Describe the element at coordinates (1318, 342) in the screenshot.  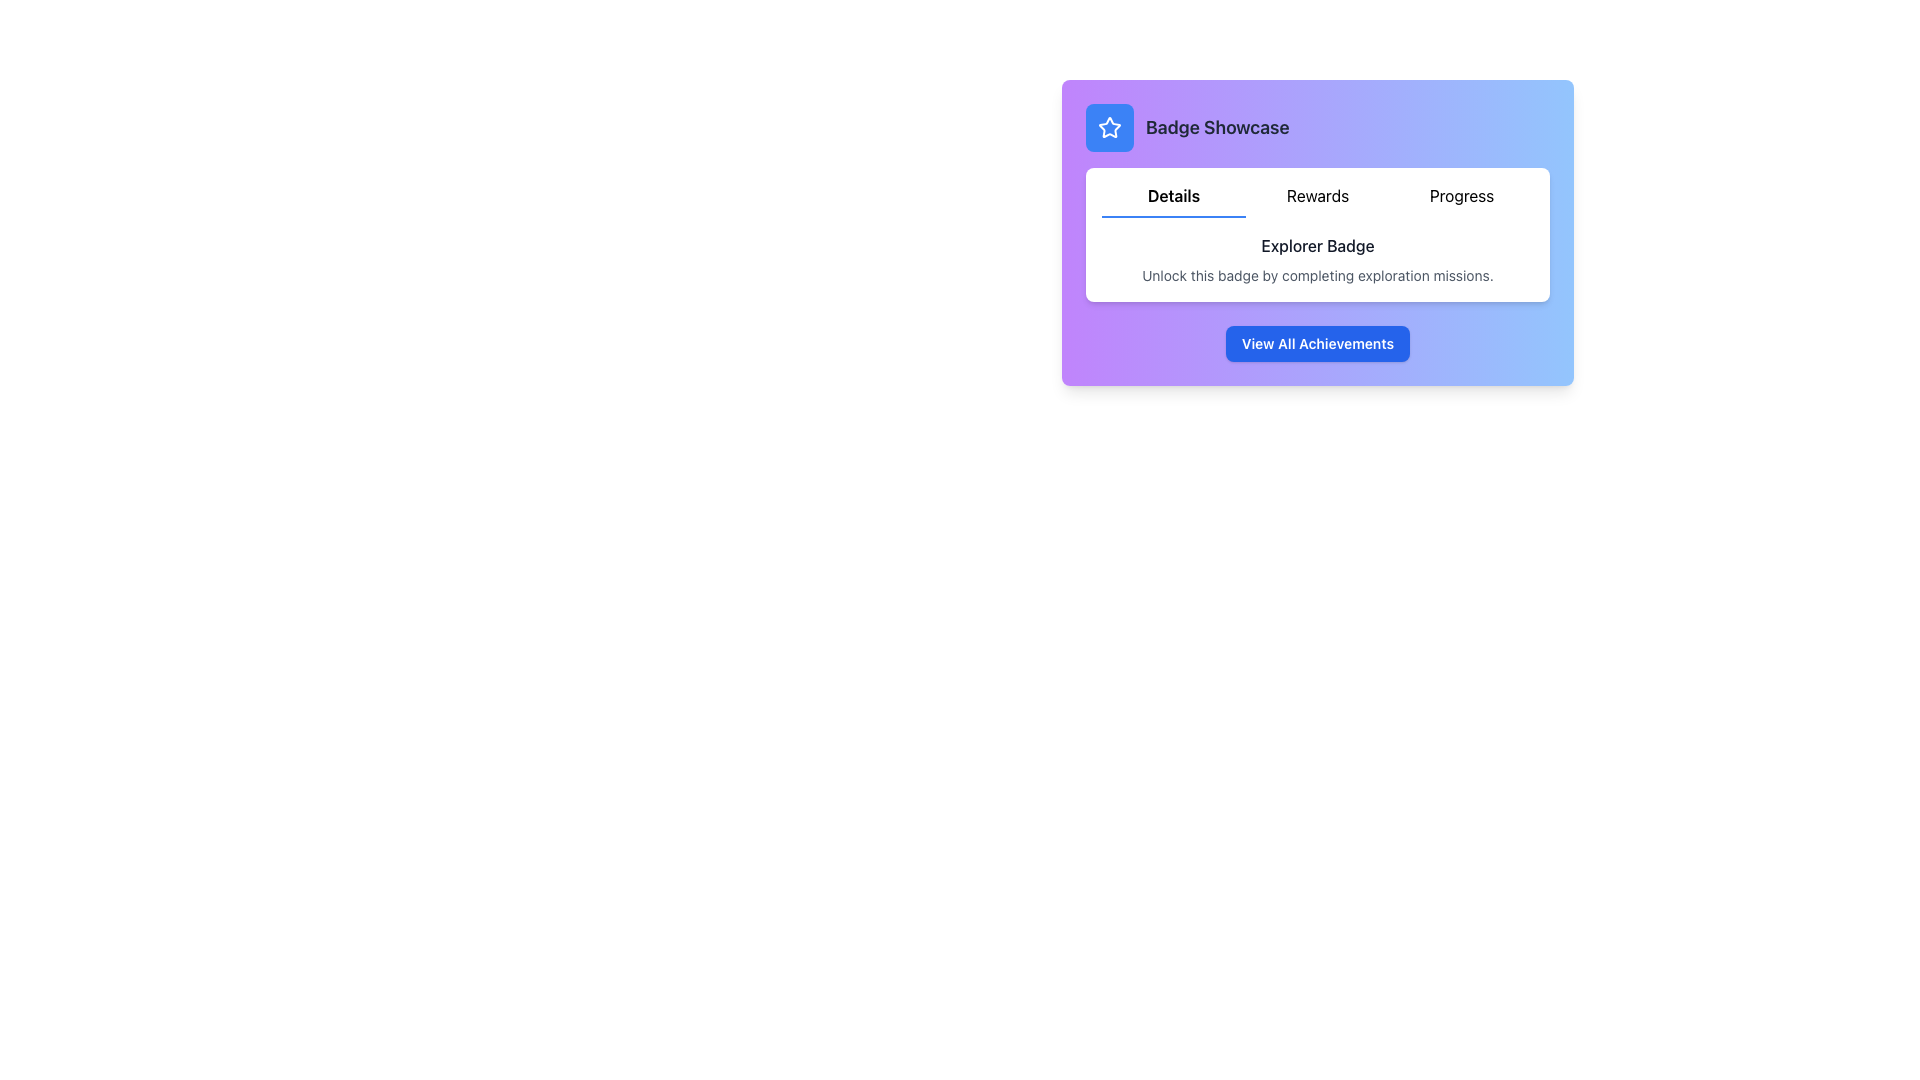
I see `the 'View All Achievements' button using keyboard navigation to focus on it` at that location.